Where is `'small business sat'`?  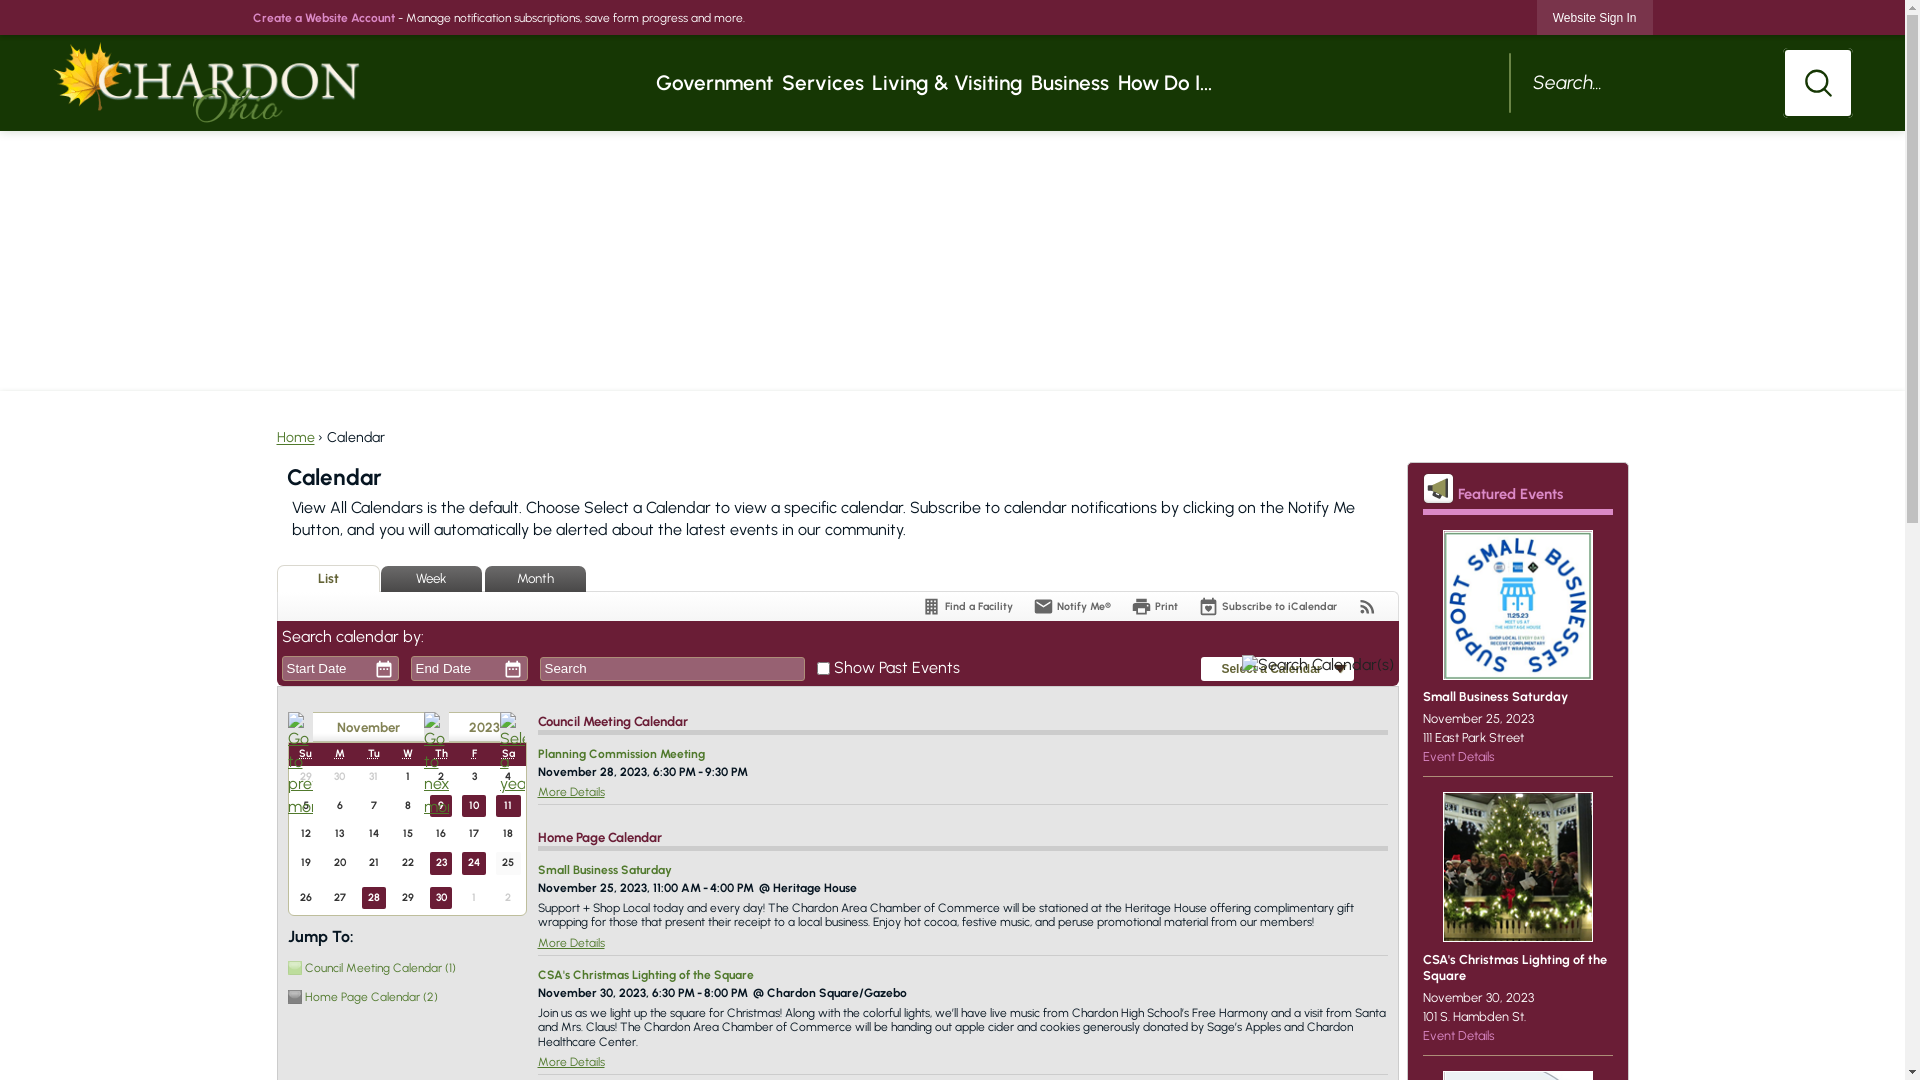 'small business sat' is located at coordinates (1516, 604).